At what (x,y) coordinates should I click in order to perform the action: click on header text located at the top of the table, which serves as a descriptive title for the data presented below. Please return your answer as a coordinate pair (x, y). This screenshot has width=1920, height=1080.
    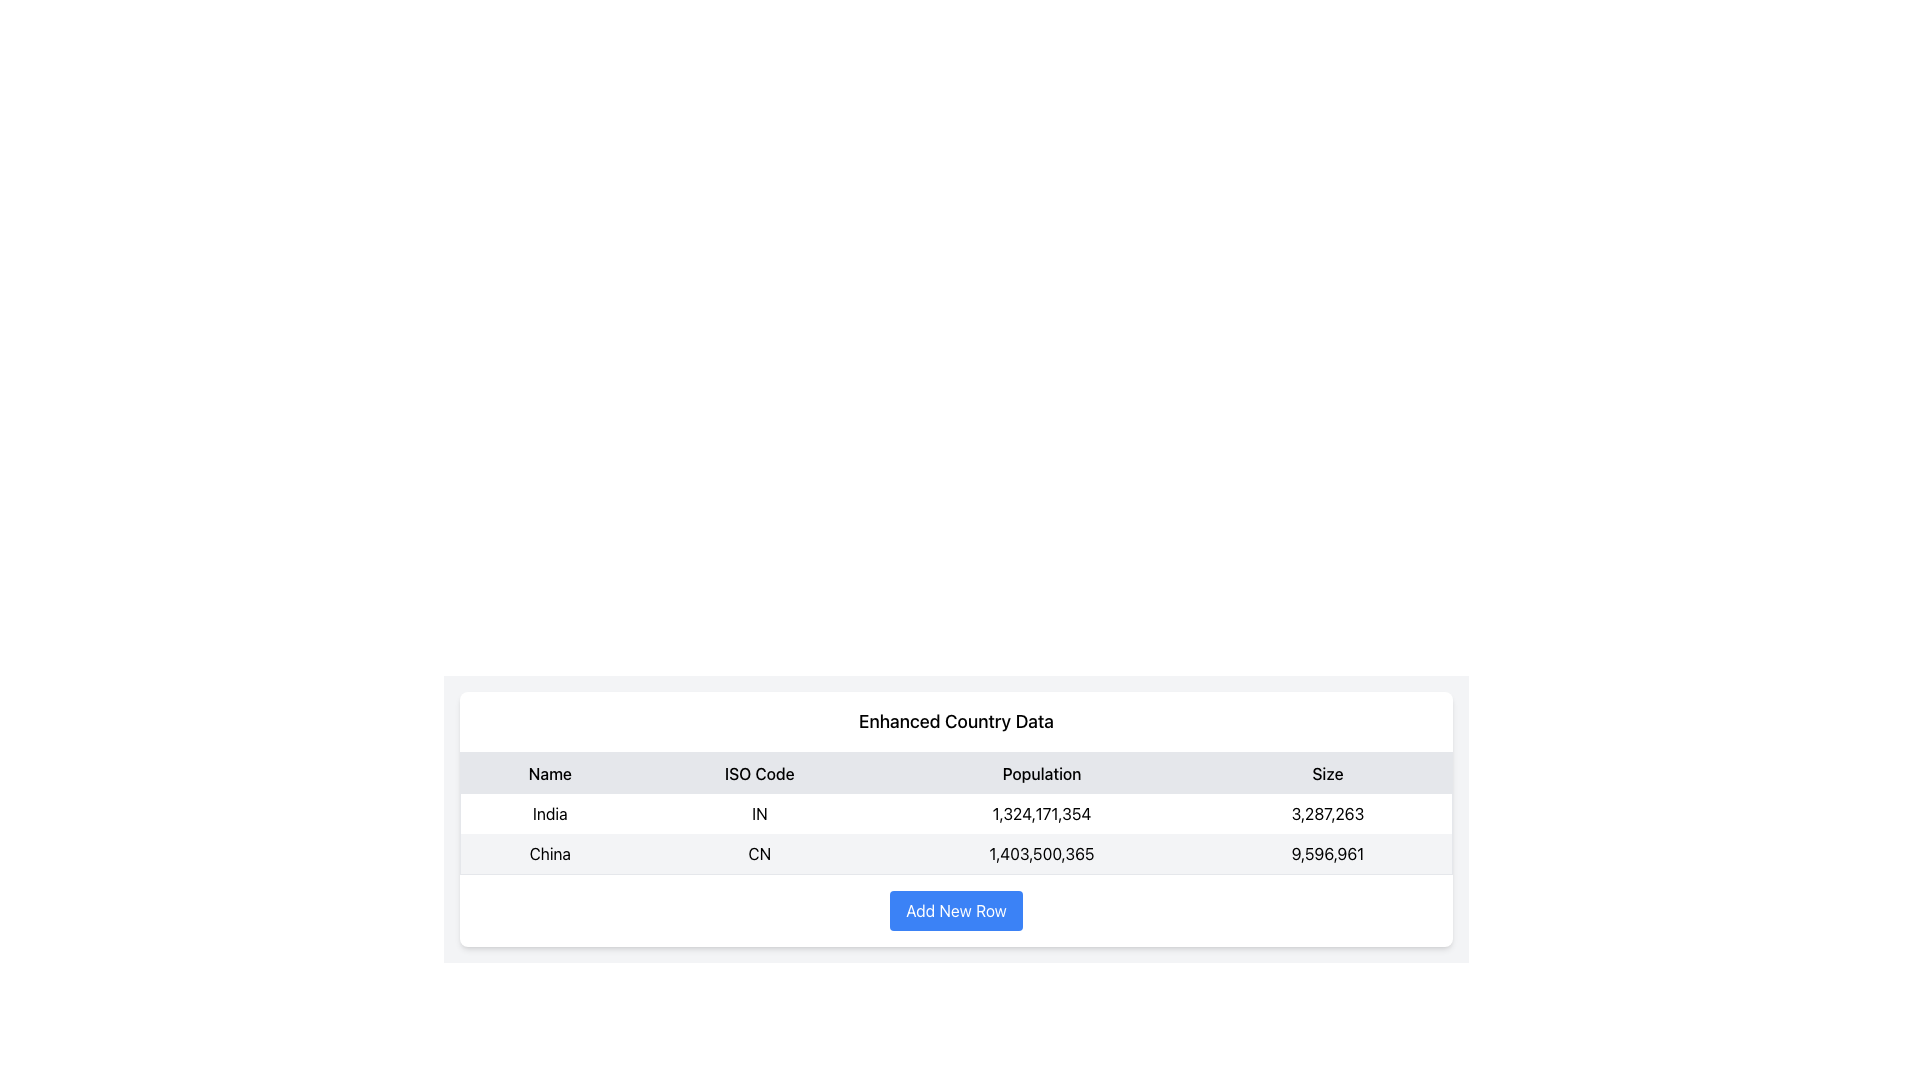
    Looking at the image, I should click on (955, 722).